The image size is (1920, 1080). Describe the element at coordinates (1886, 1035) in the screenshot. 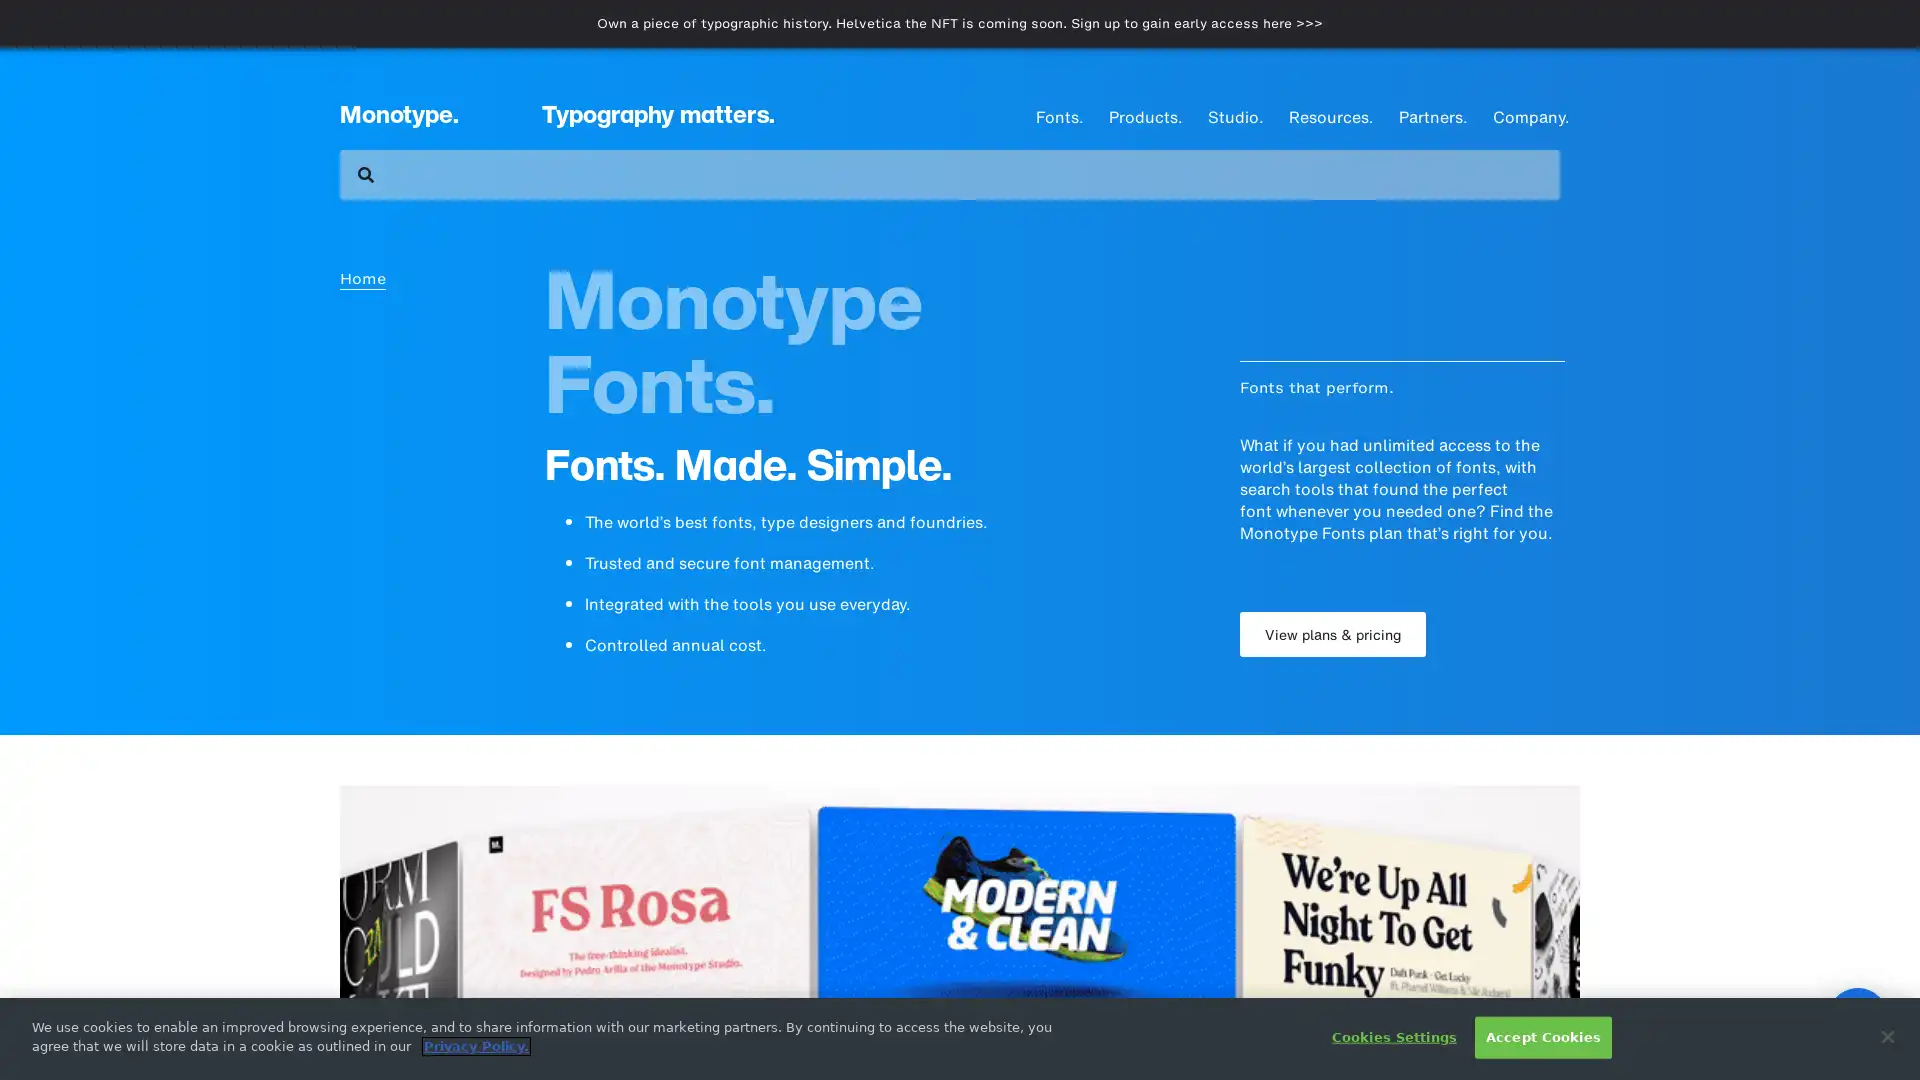

I see `Close` at that location.